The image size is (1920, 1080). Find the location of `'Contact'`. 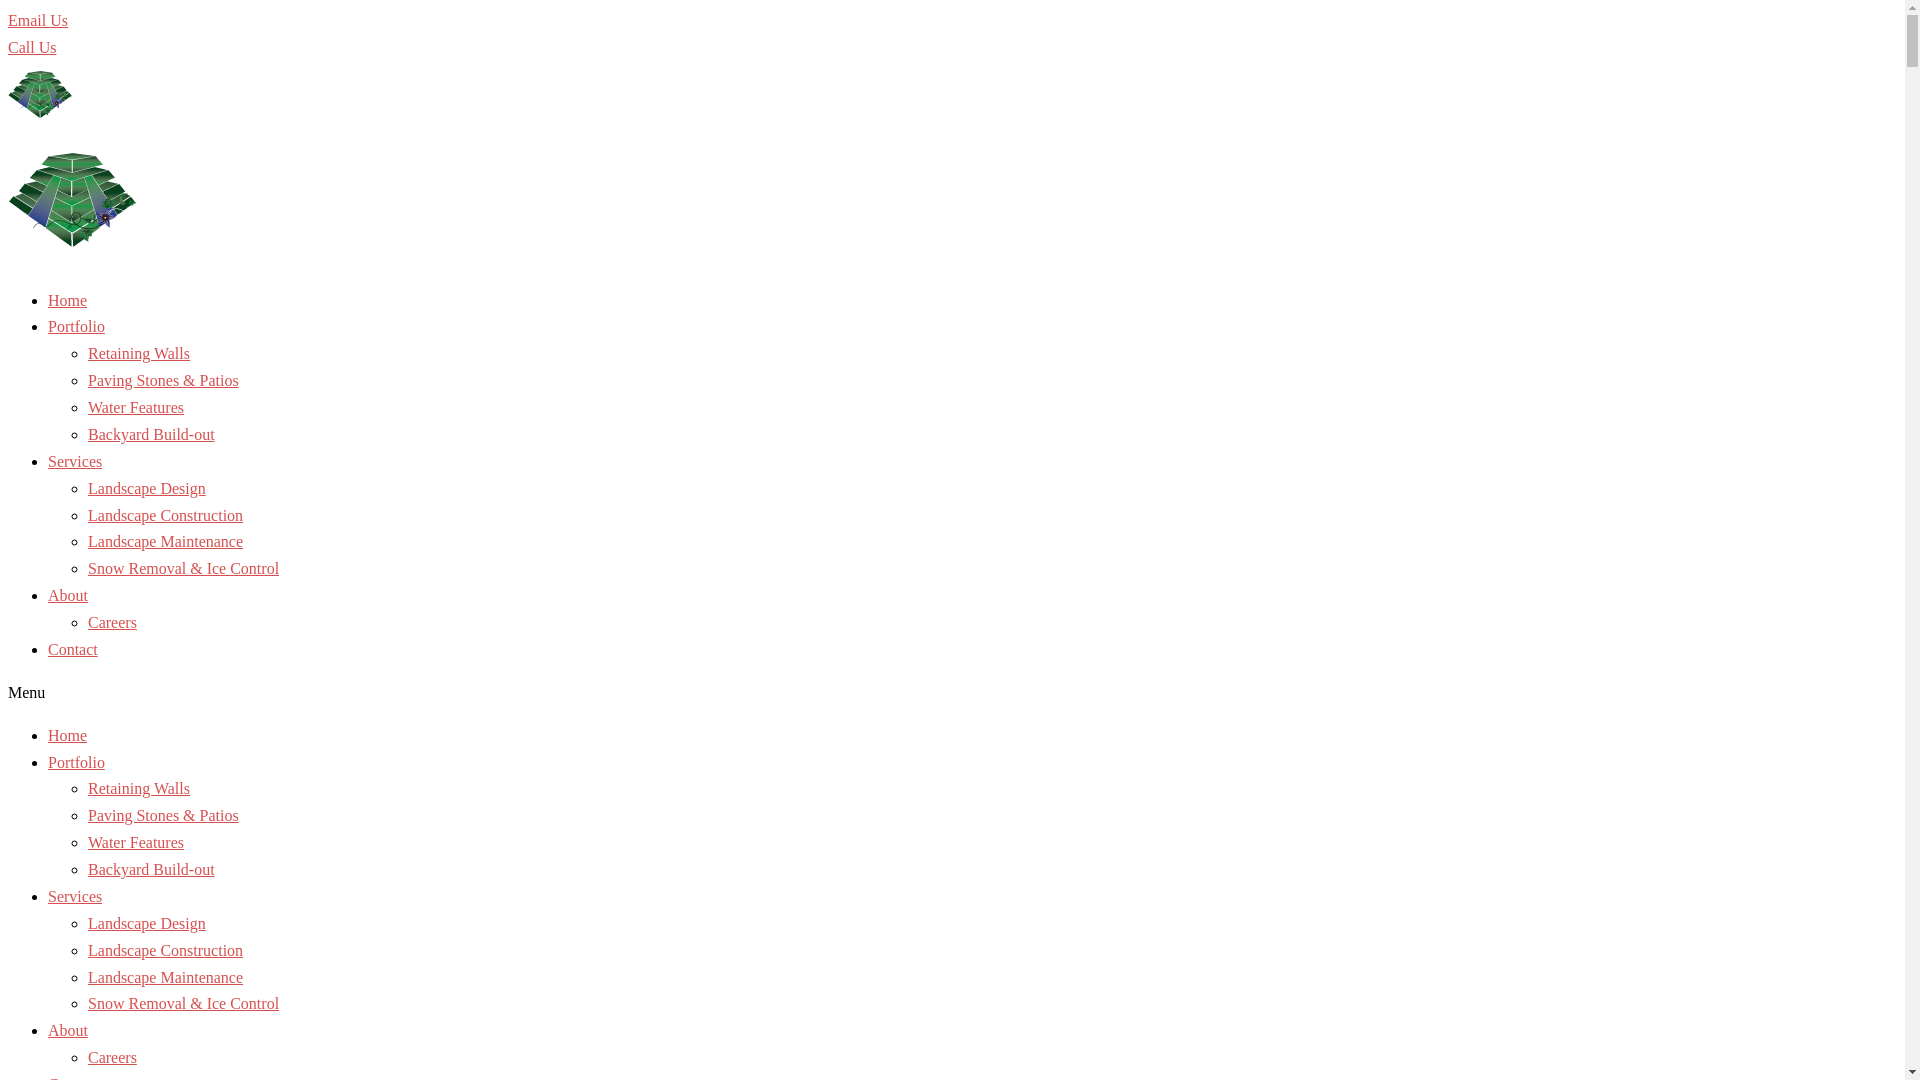

'Contact' is located at coordinates (48, 649).